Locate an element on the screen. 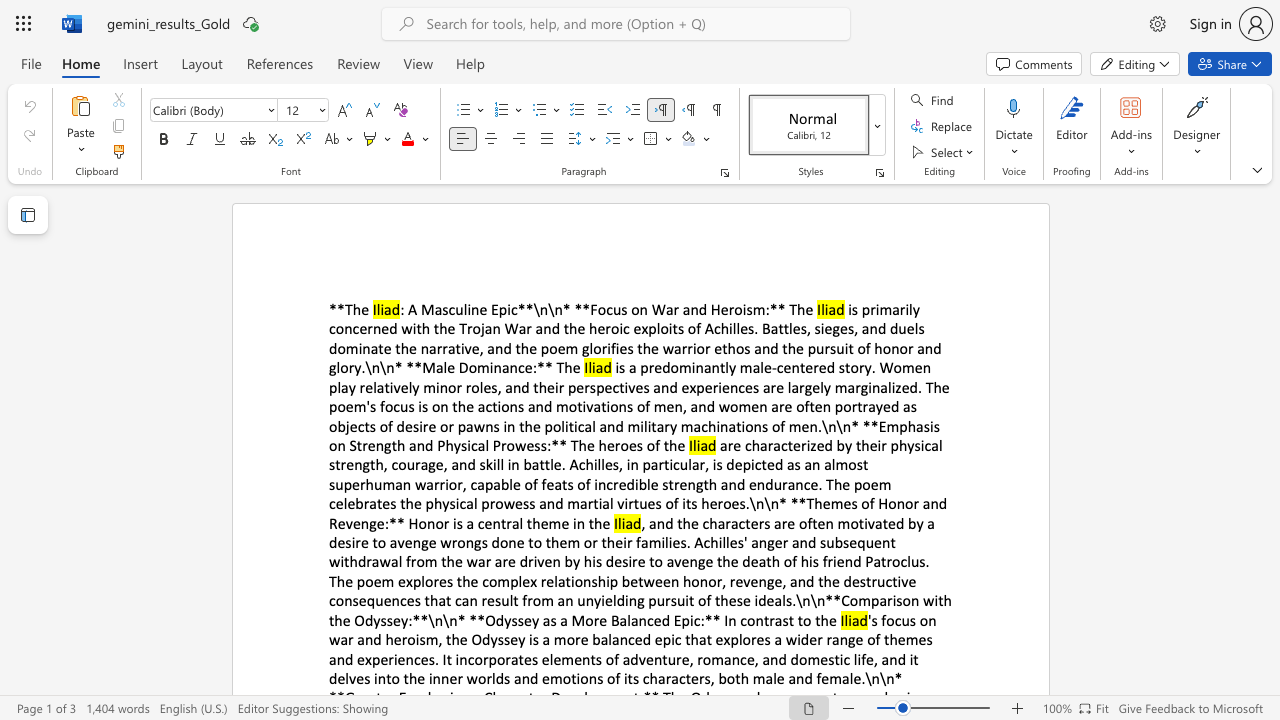 This screenshot has width=1280, height=720. the subset text "heme in t" within the text "are characterized by their physical strength, courage, and skill in battle. Achilles, in particular, is depicted as an almost superhuman warrior, capable of feats of incredible strength and endurance. The poem celebrates the physical prowess and martial virtues of its heroes.\n\n* **Themes of Honor and Revenge:** Honor is a central theme in the" is located at coordinates (532, 522).